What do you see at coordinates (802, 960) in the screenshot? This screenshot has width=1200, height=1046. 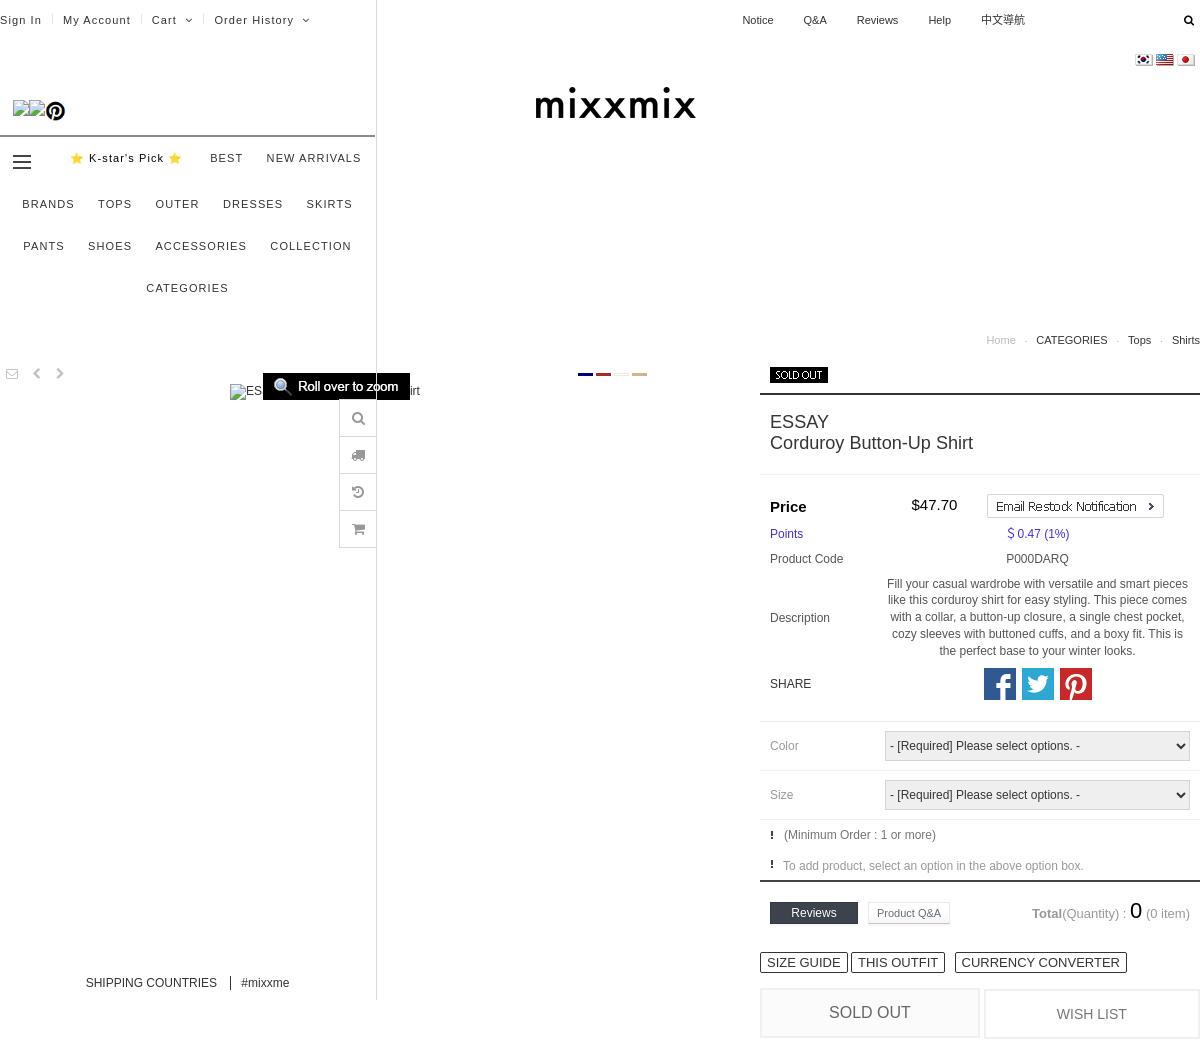 I see `'SIZE GUIDE'` at bounding box center [802, 960].